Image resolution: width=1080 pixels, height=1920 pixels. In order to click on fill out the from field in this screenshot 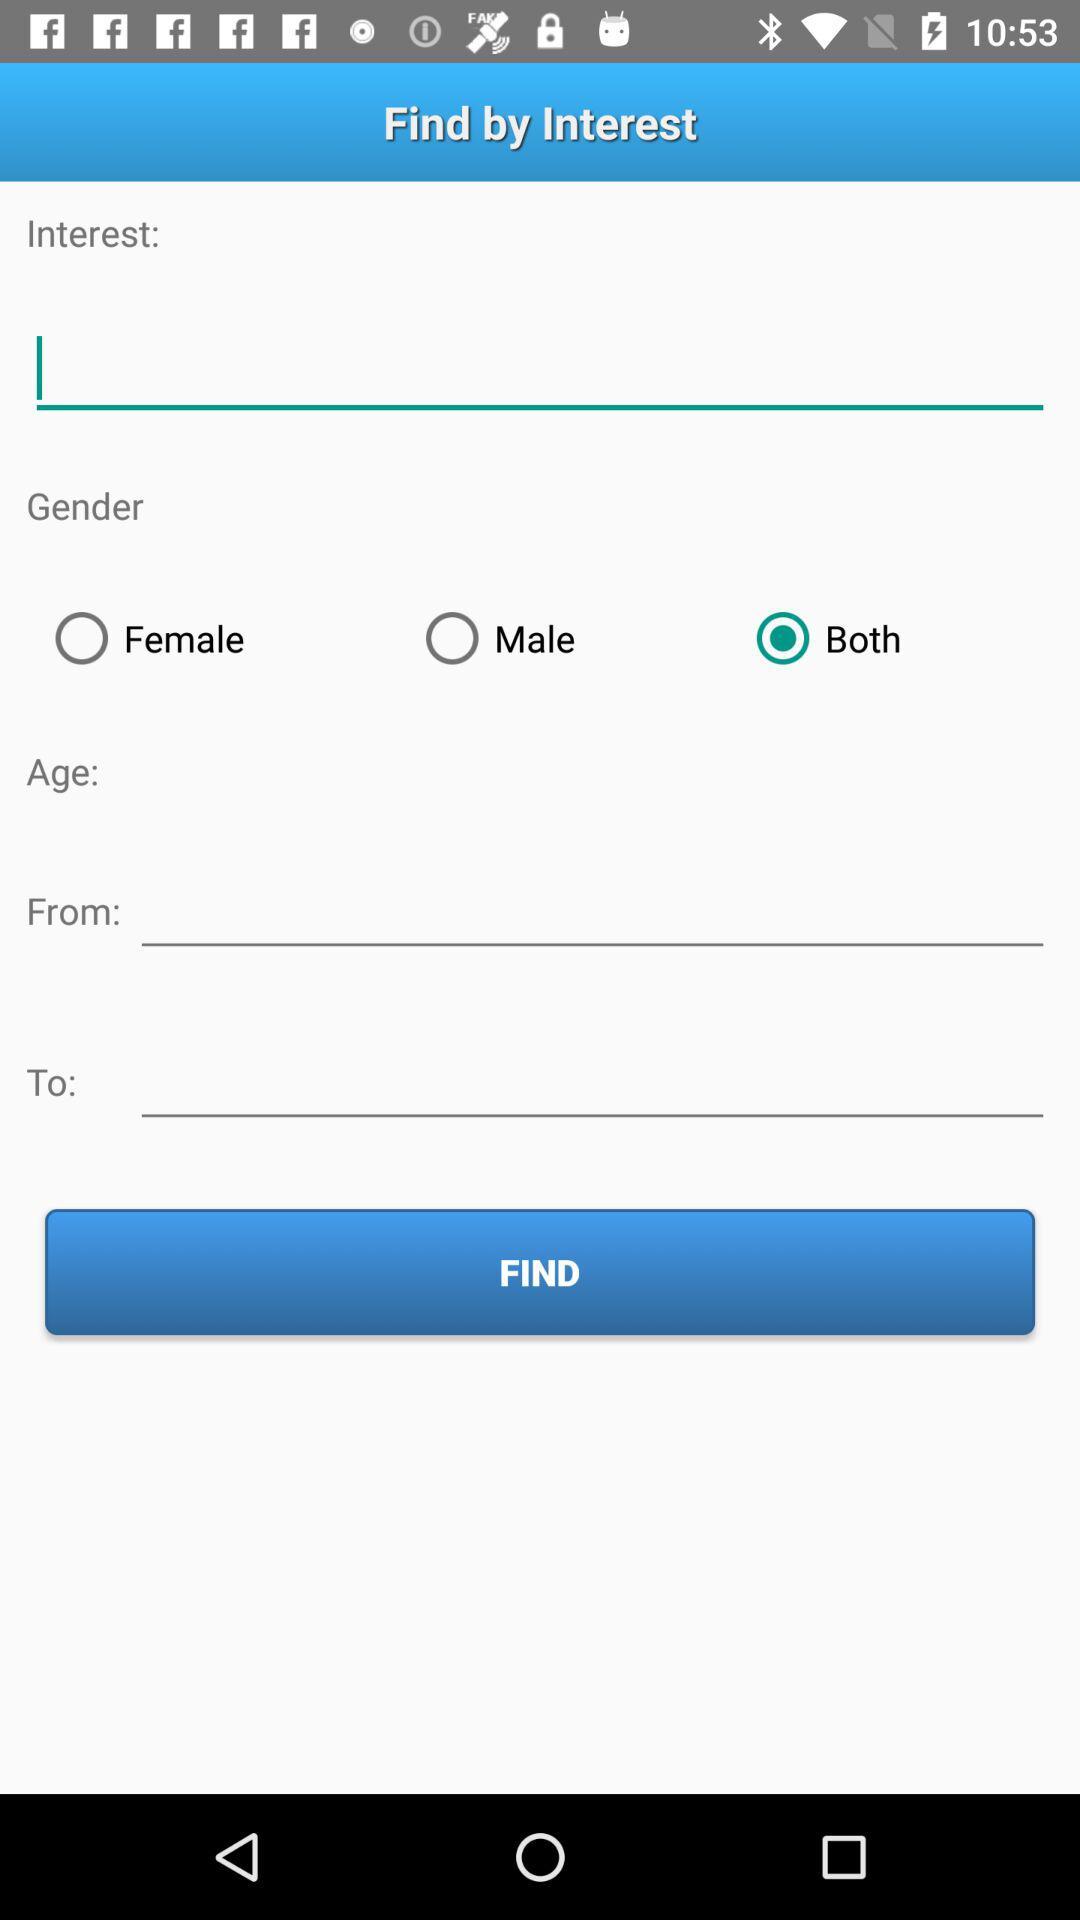, I will do `click(591, 906)`.